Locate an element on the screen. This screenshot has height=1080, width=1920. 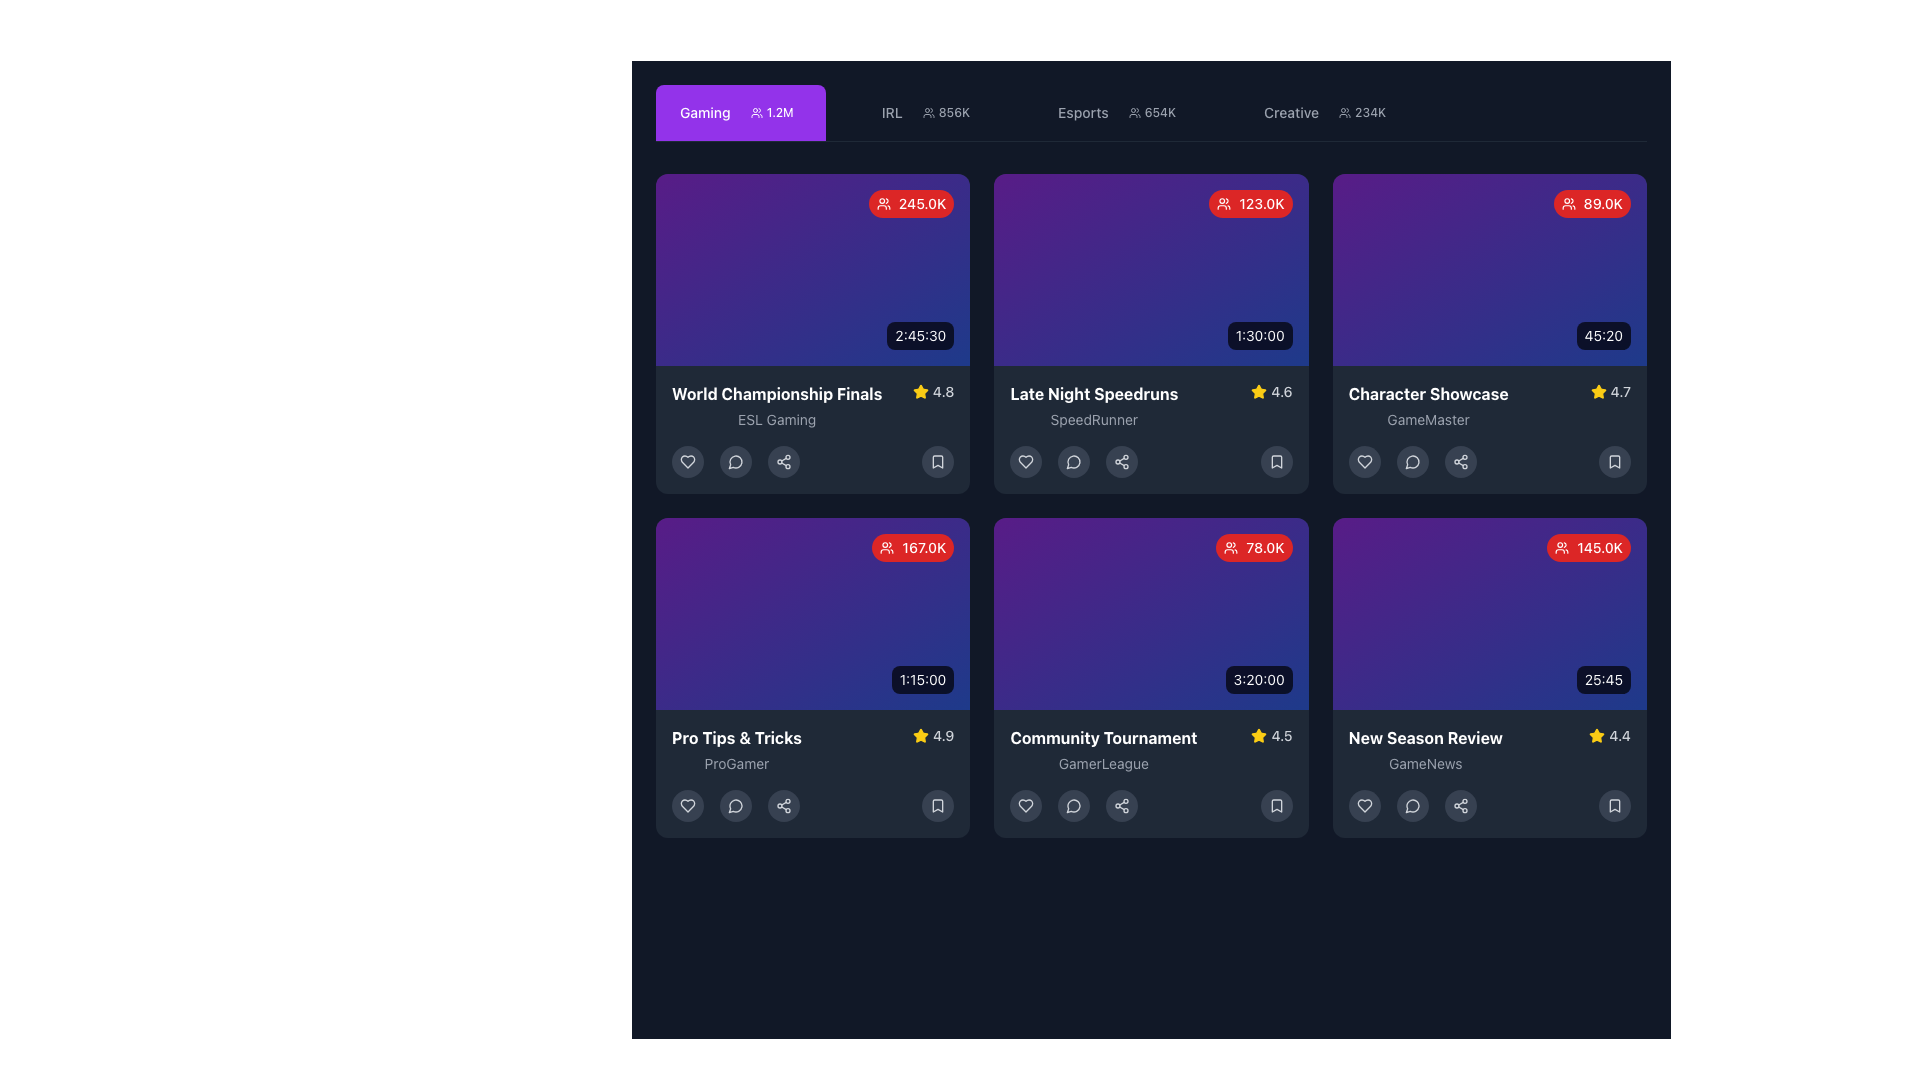
the interactive icon located in the bottom section of the 'Pro Tips & Tricks' card is located at coordinates (734, 805).